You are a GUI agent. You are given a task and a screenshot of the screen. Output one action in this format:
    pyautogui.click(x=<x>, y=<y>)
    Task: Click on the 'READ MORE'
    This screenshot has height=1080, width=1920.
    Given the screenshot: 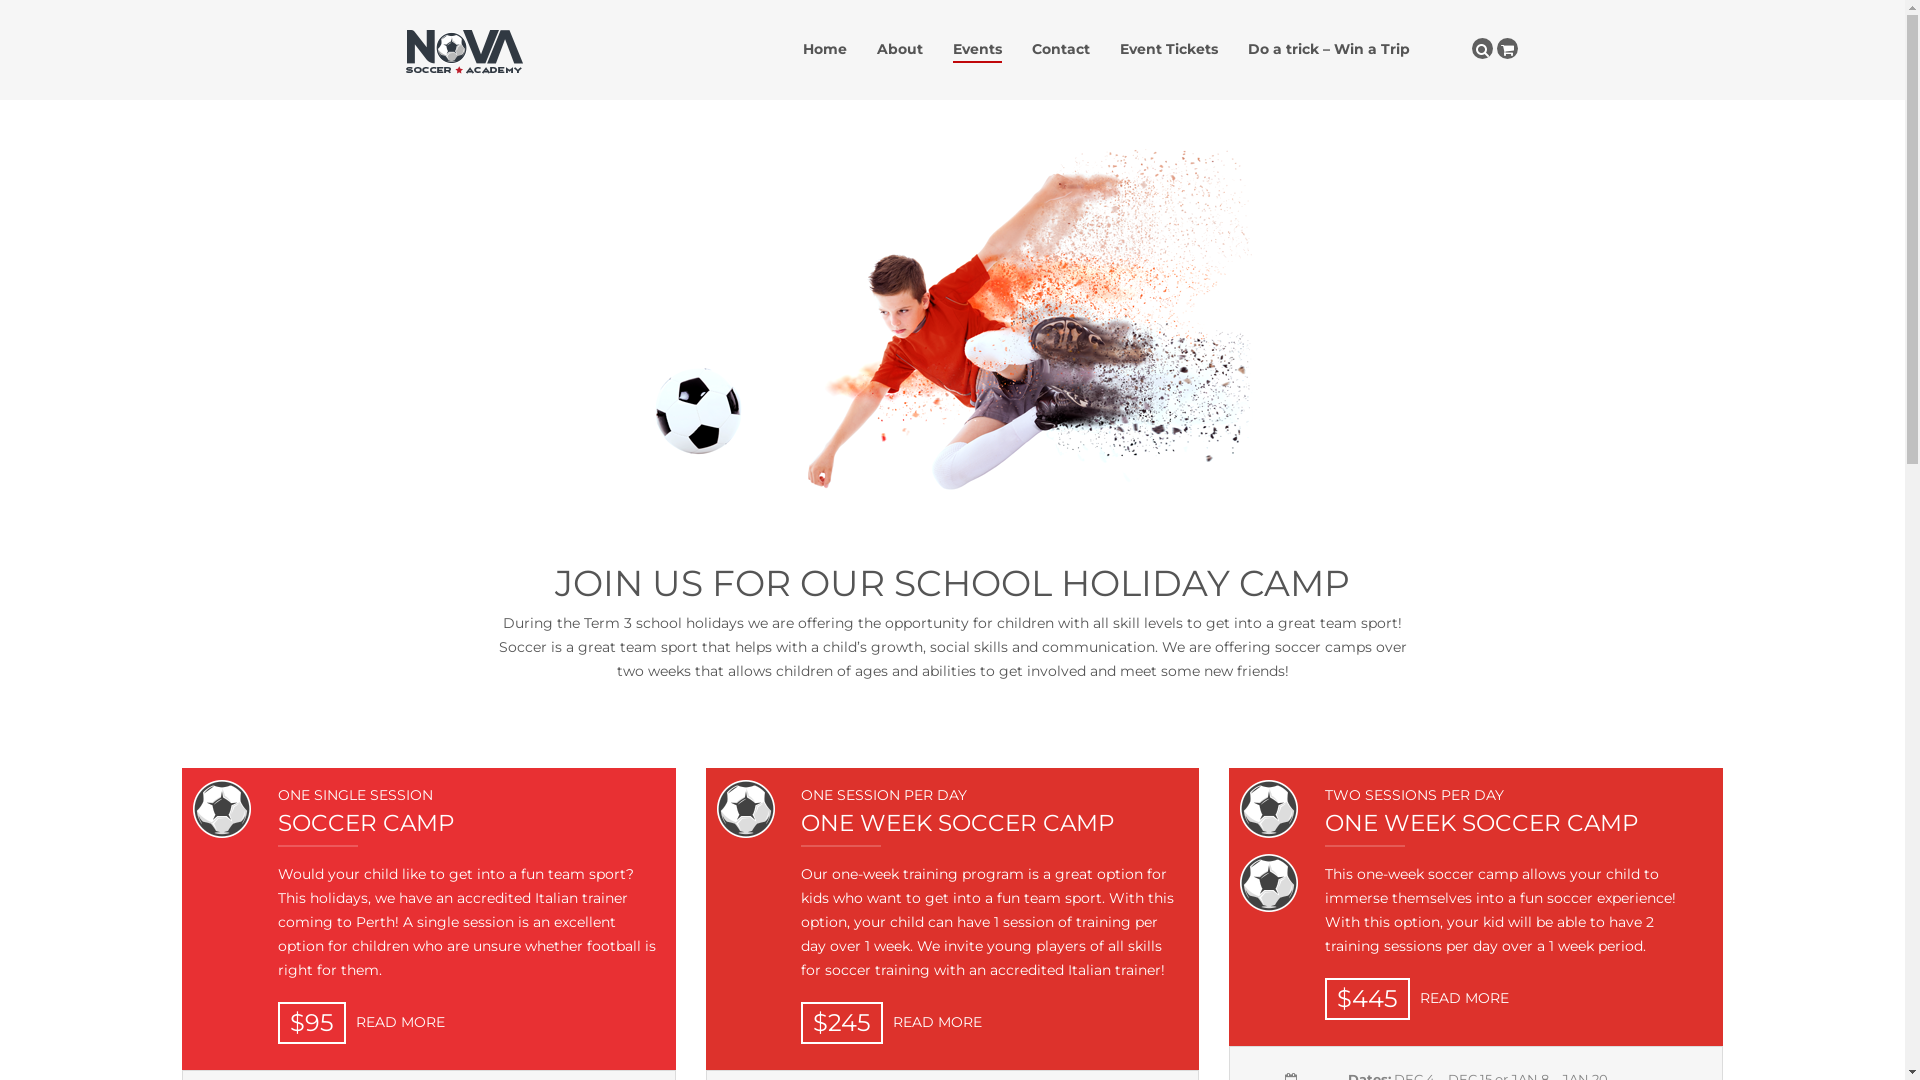 What is the action you would take?
    pyautogui.click(x=1459, y=998)
    